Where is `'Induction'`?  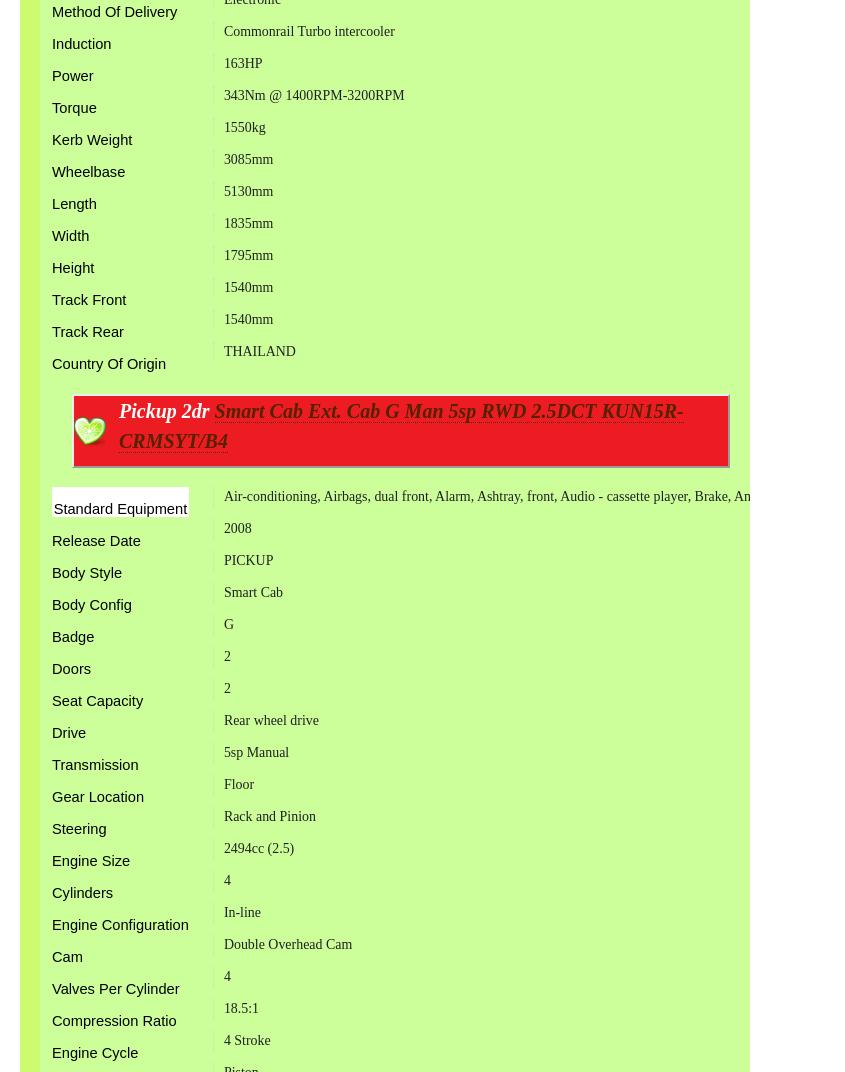
'Induction' is located at coordinates (80, 42).